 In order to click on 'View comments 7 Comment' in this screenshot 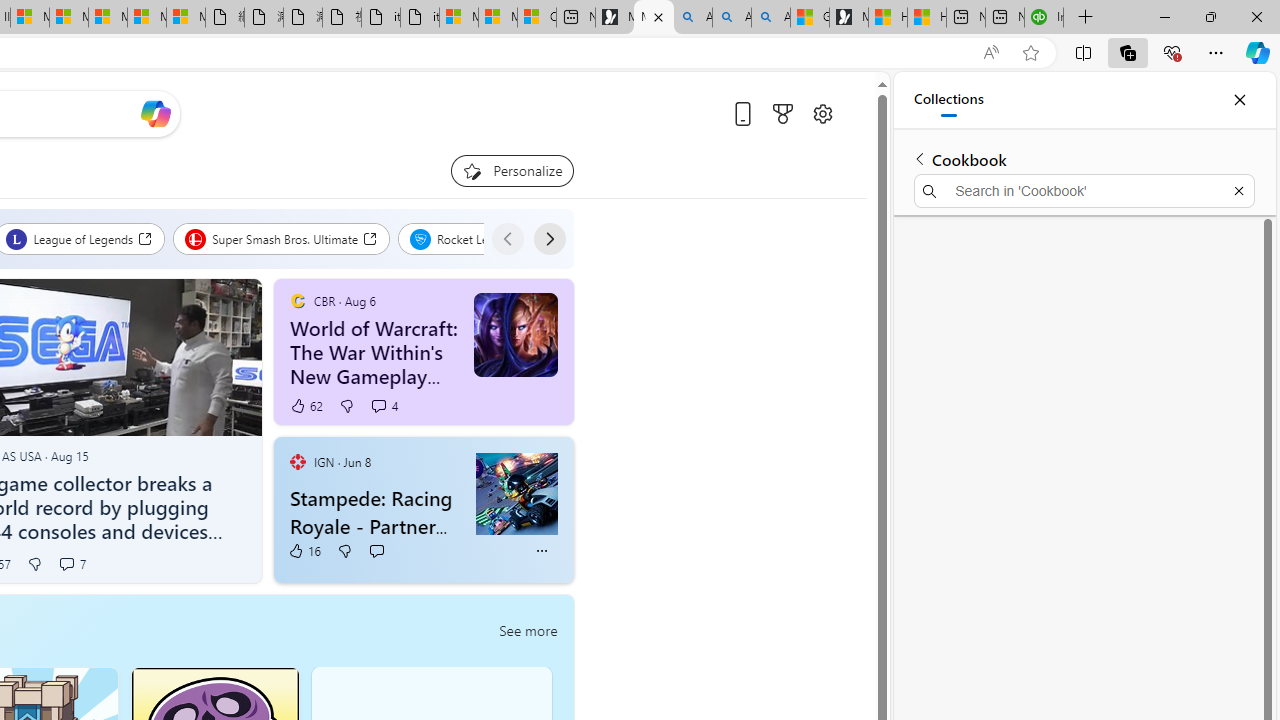, I will do `click(71, 564)`.